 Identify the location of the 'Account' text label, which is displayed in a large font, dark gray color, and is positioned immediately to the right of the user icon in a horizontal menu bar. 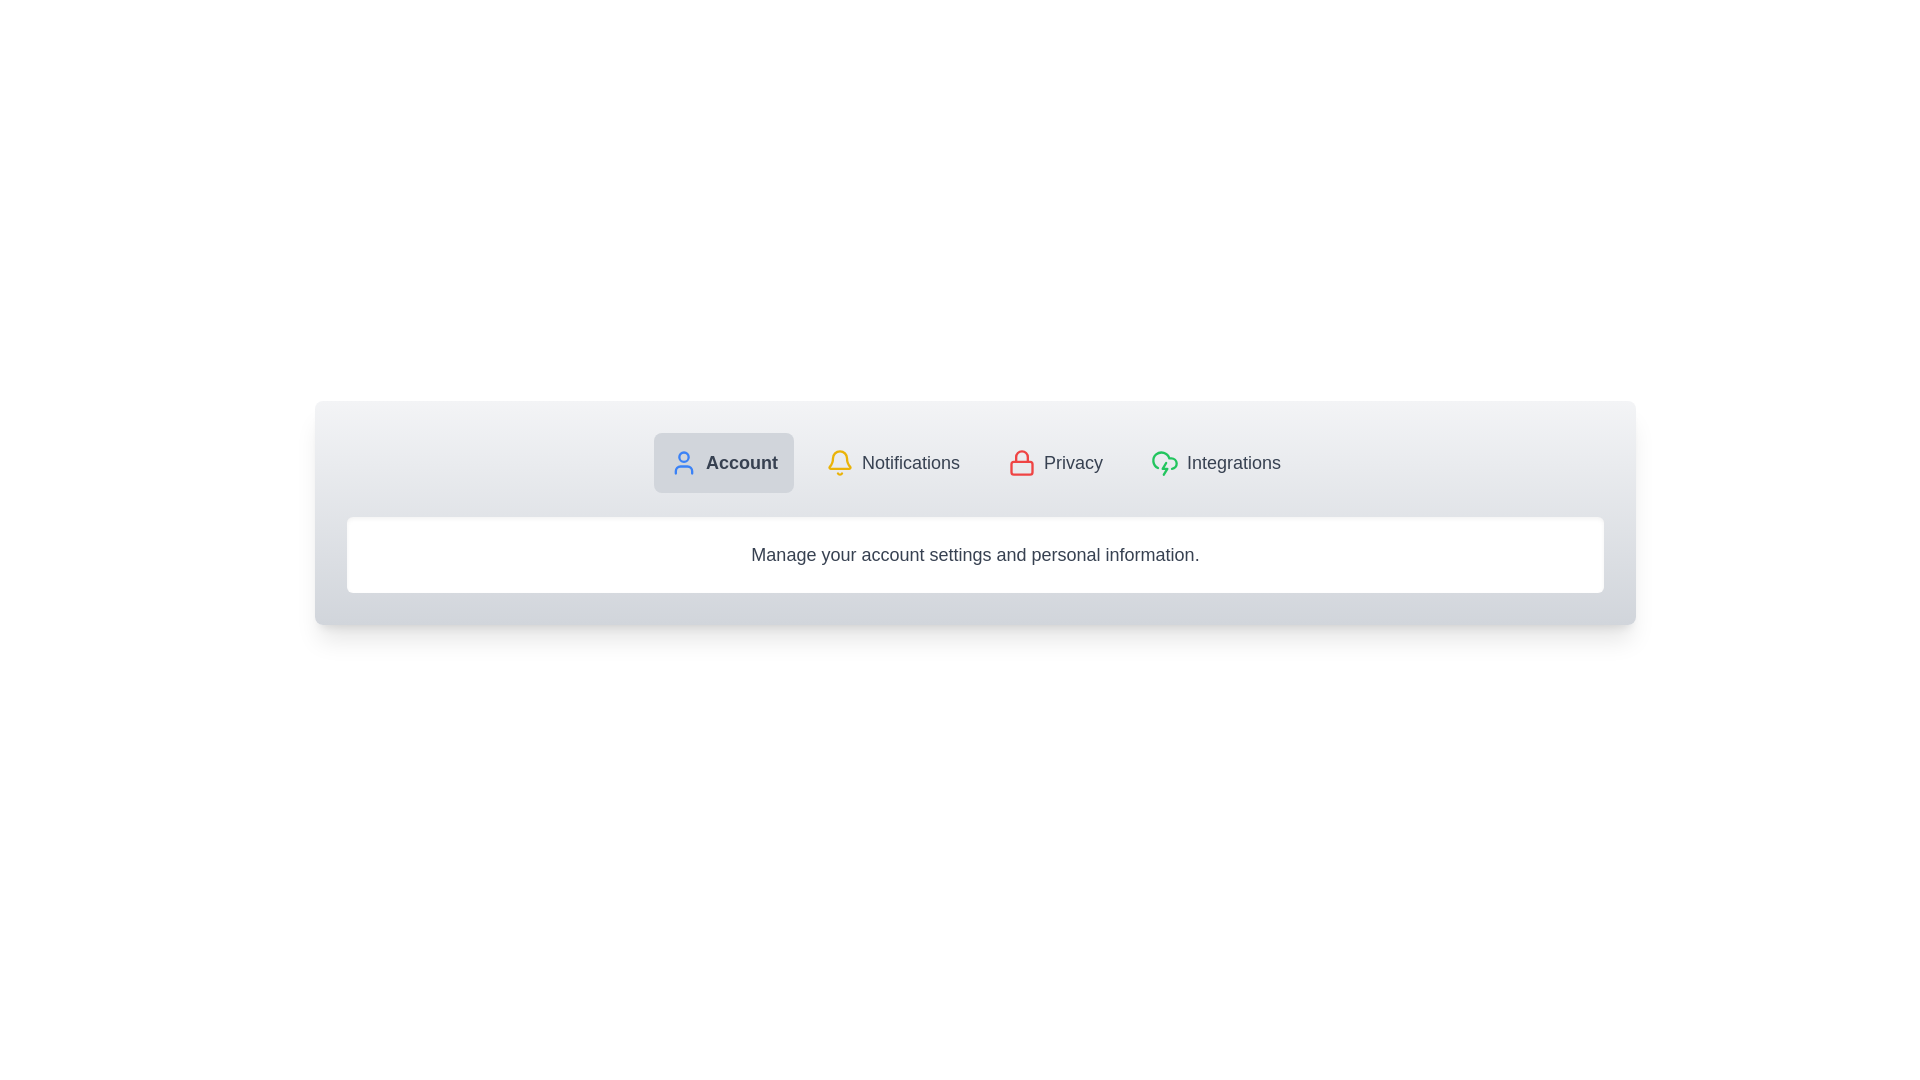
(740, 462).